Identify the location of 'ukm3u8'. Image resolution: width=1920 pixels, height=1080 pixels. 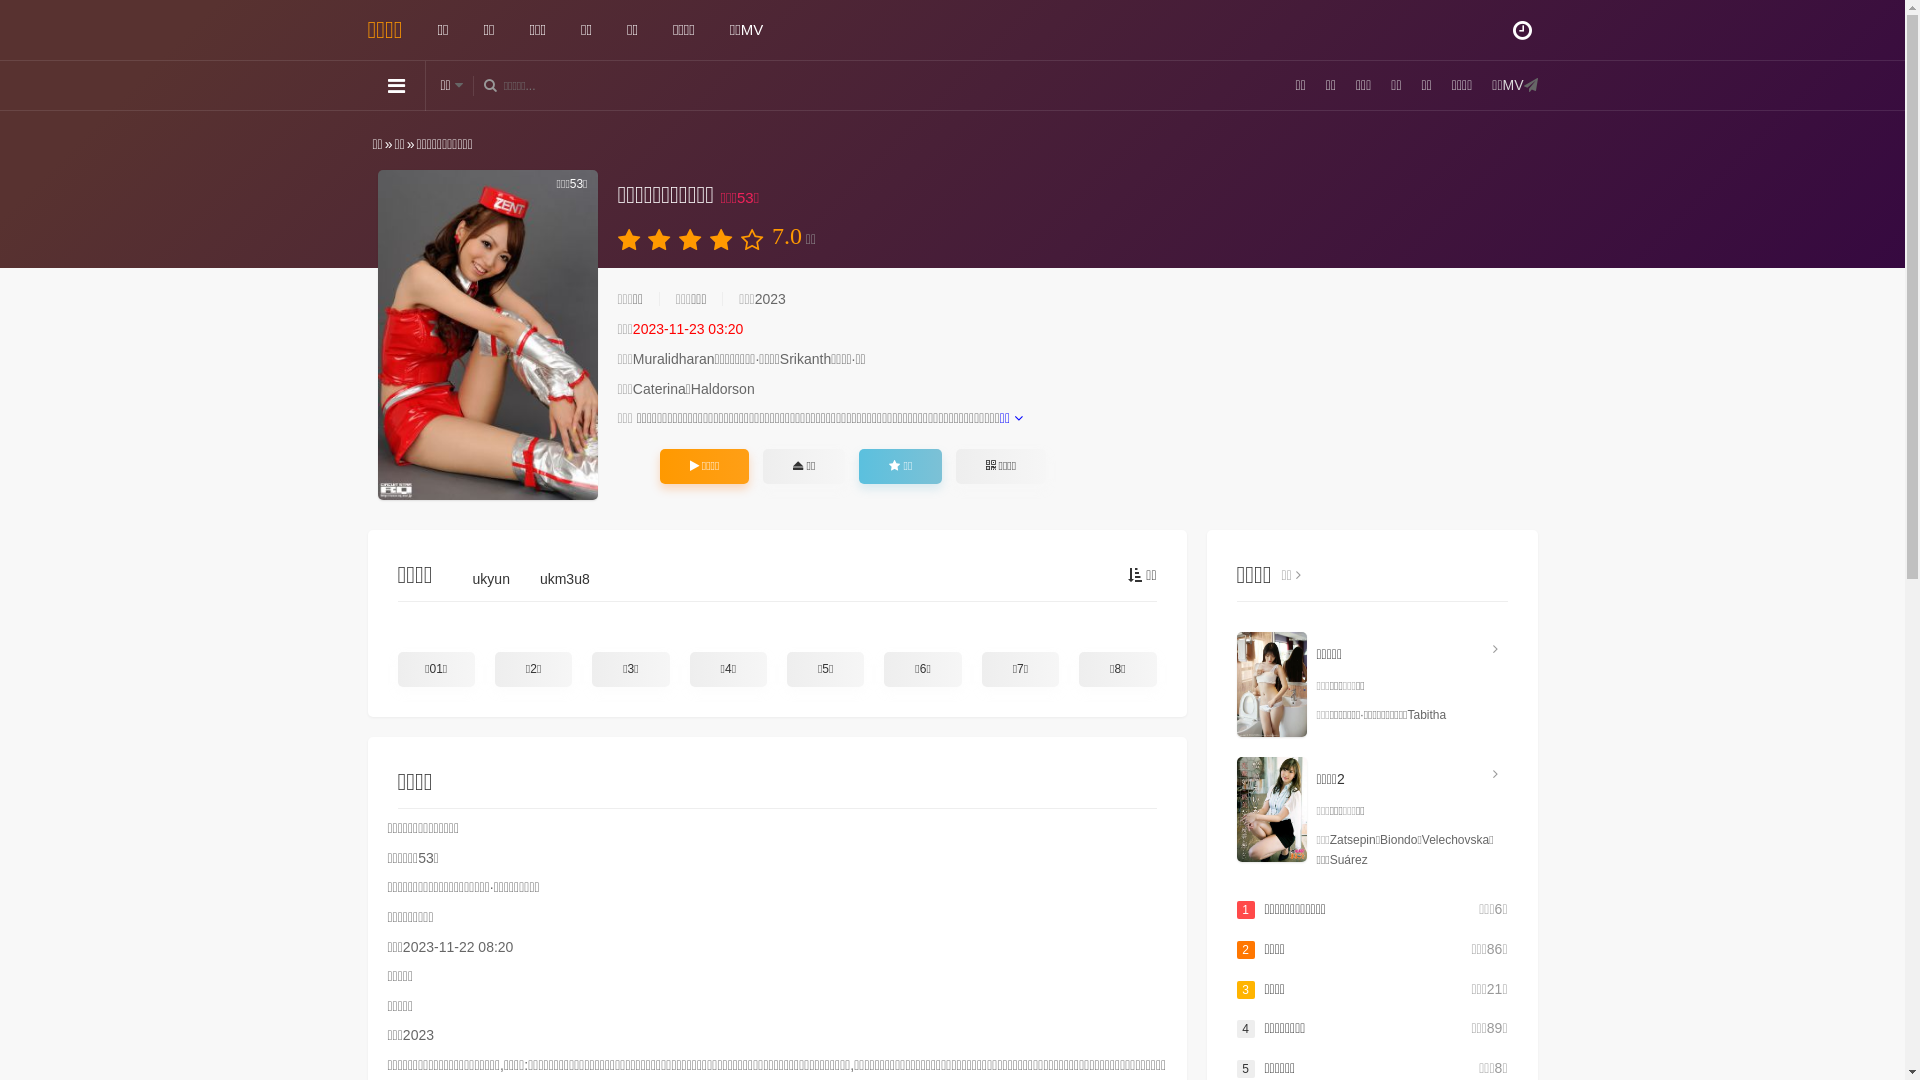
(539, 583).